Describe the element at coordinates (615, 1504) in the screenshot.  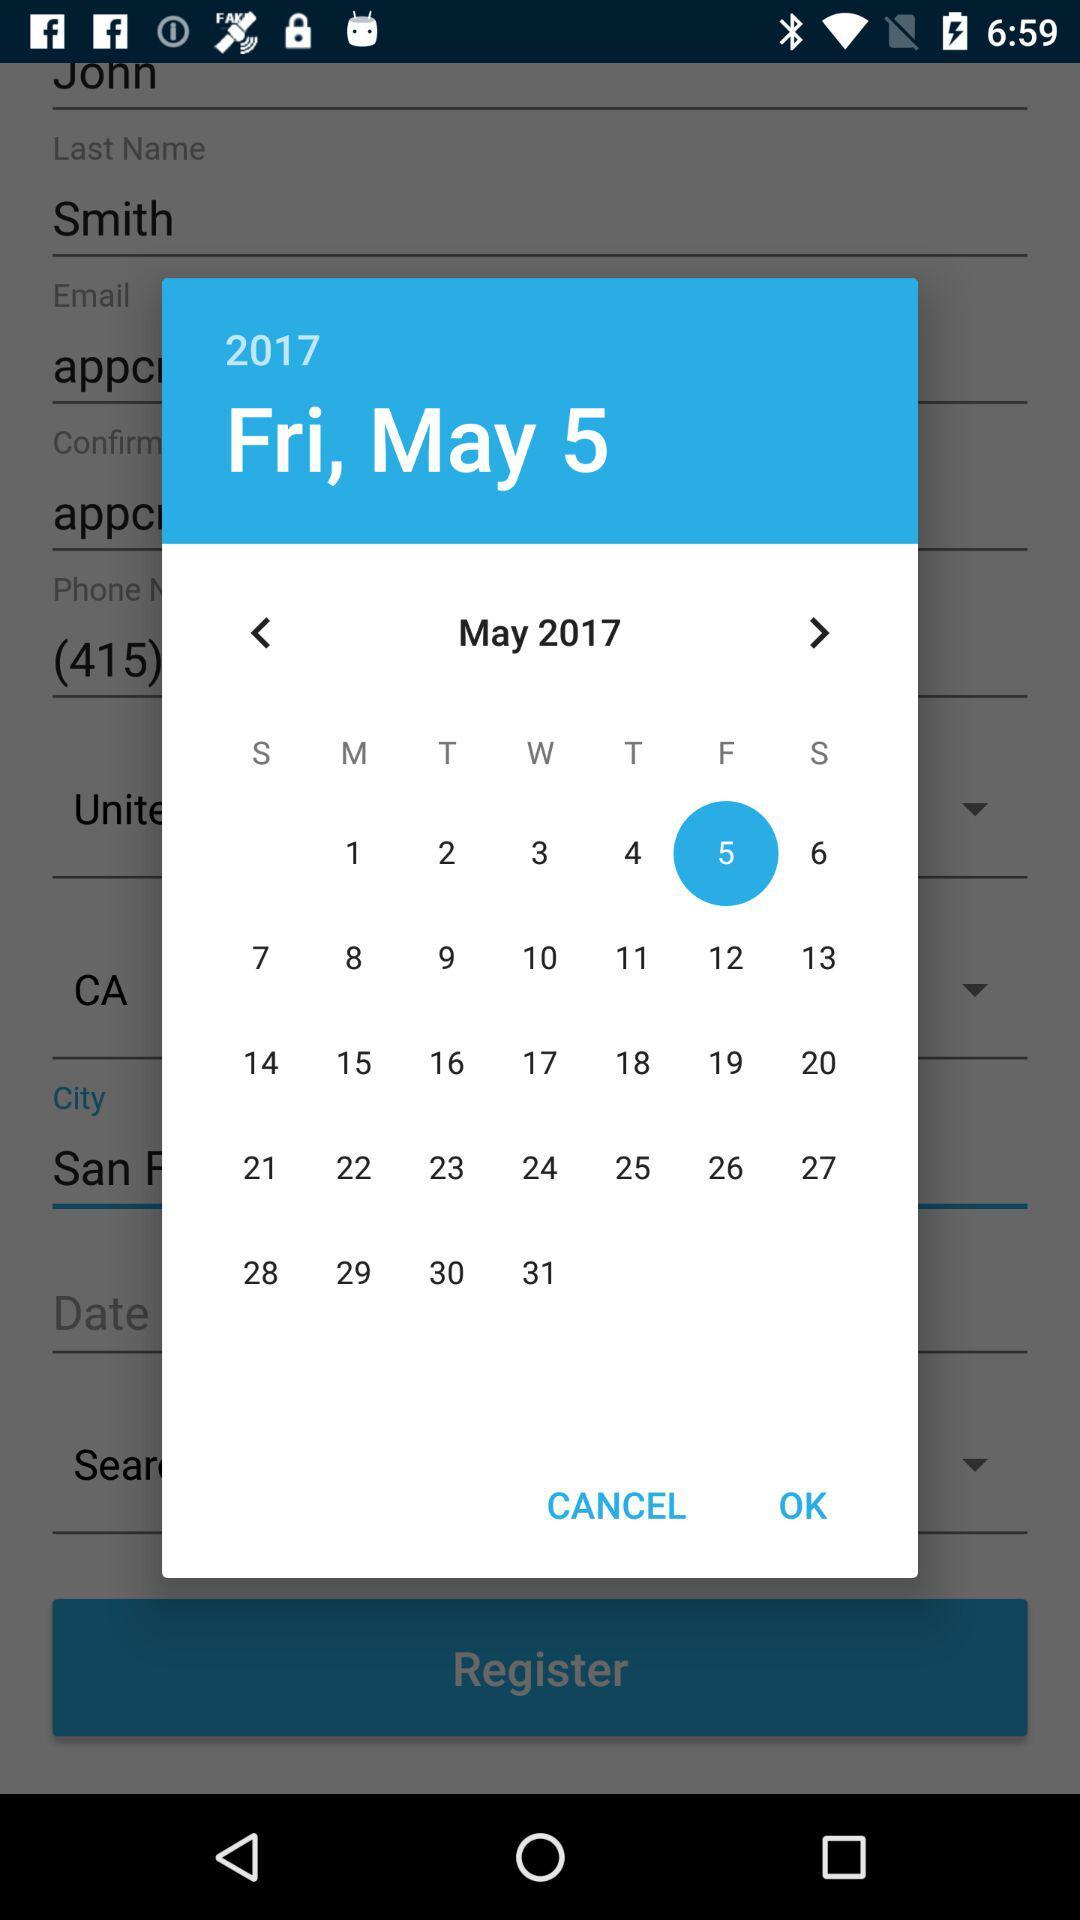
I see `cancel icon` at that location.